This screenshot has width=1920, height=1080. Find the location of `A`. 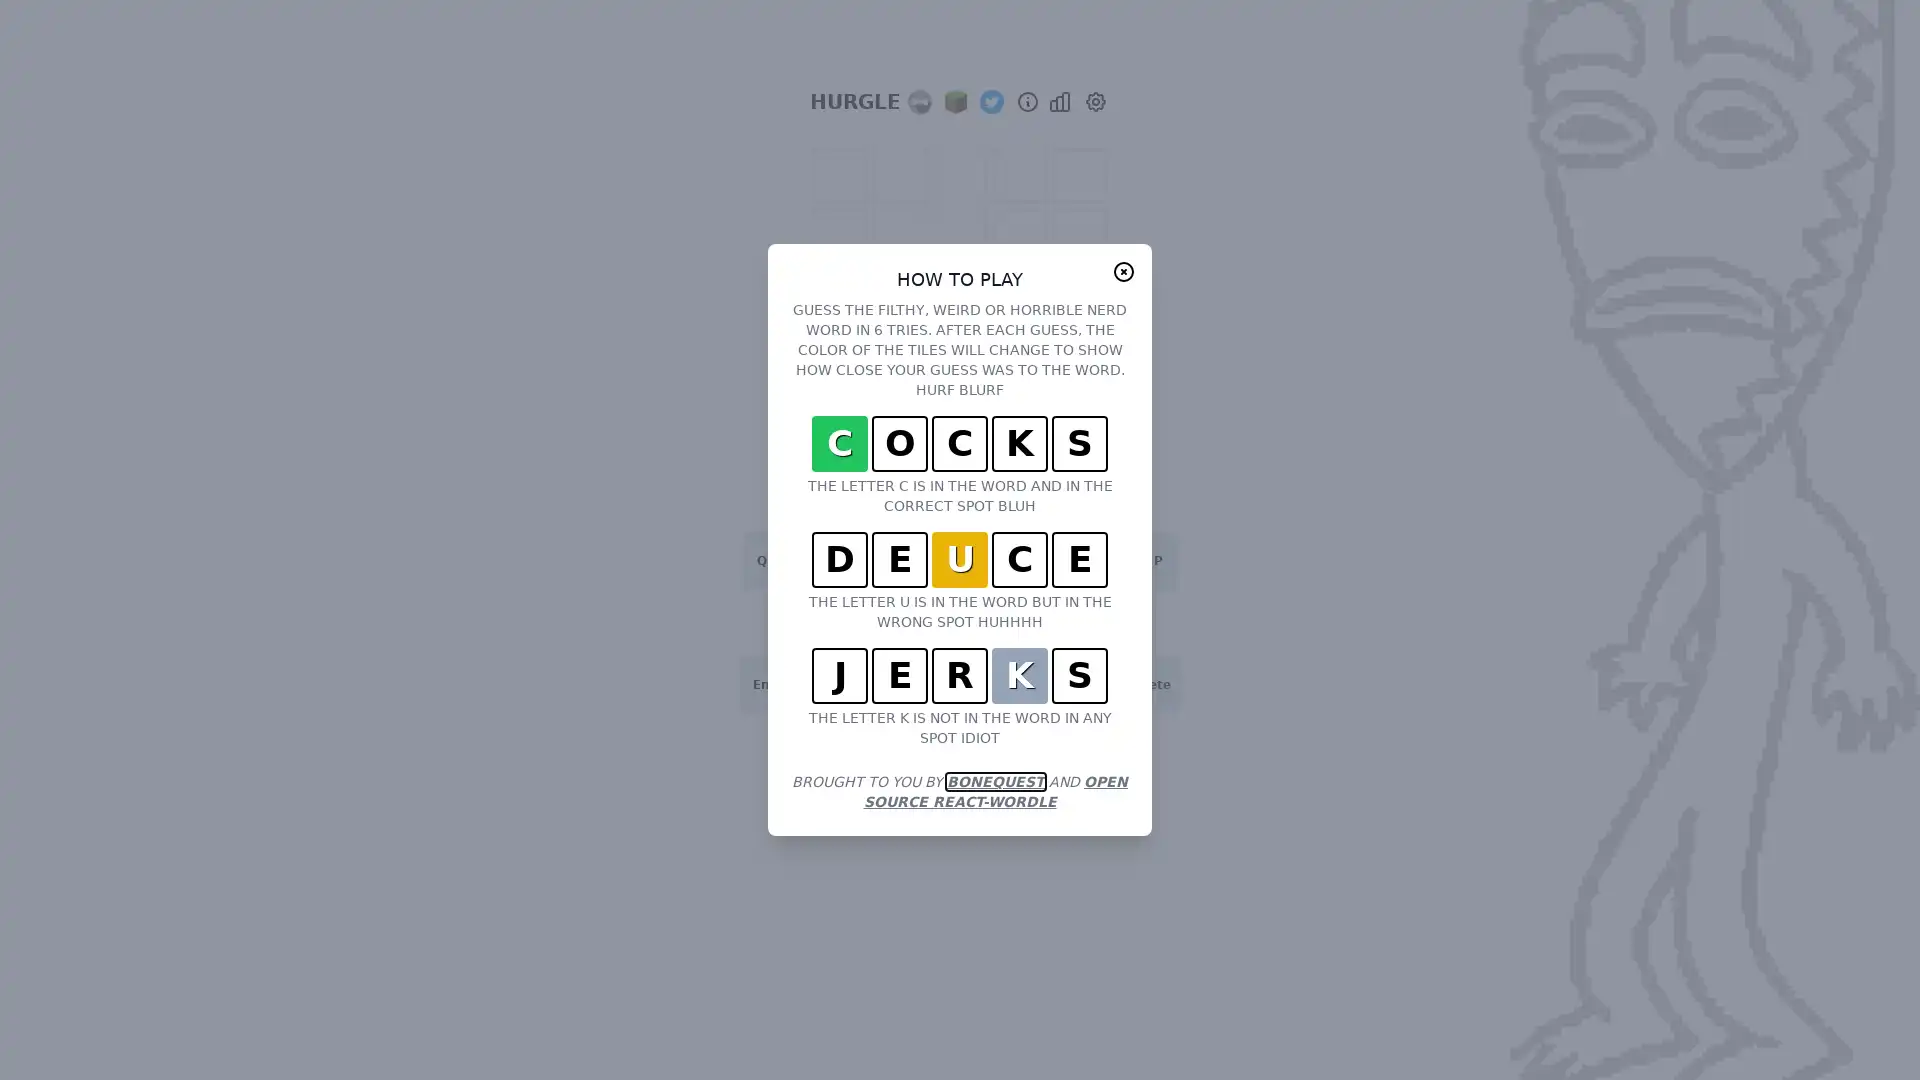

A is located at coordinates (782, 622).